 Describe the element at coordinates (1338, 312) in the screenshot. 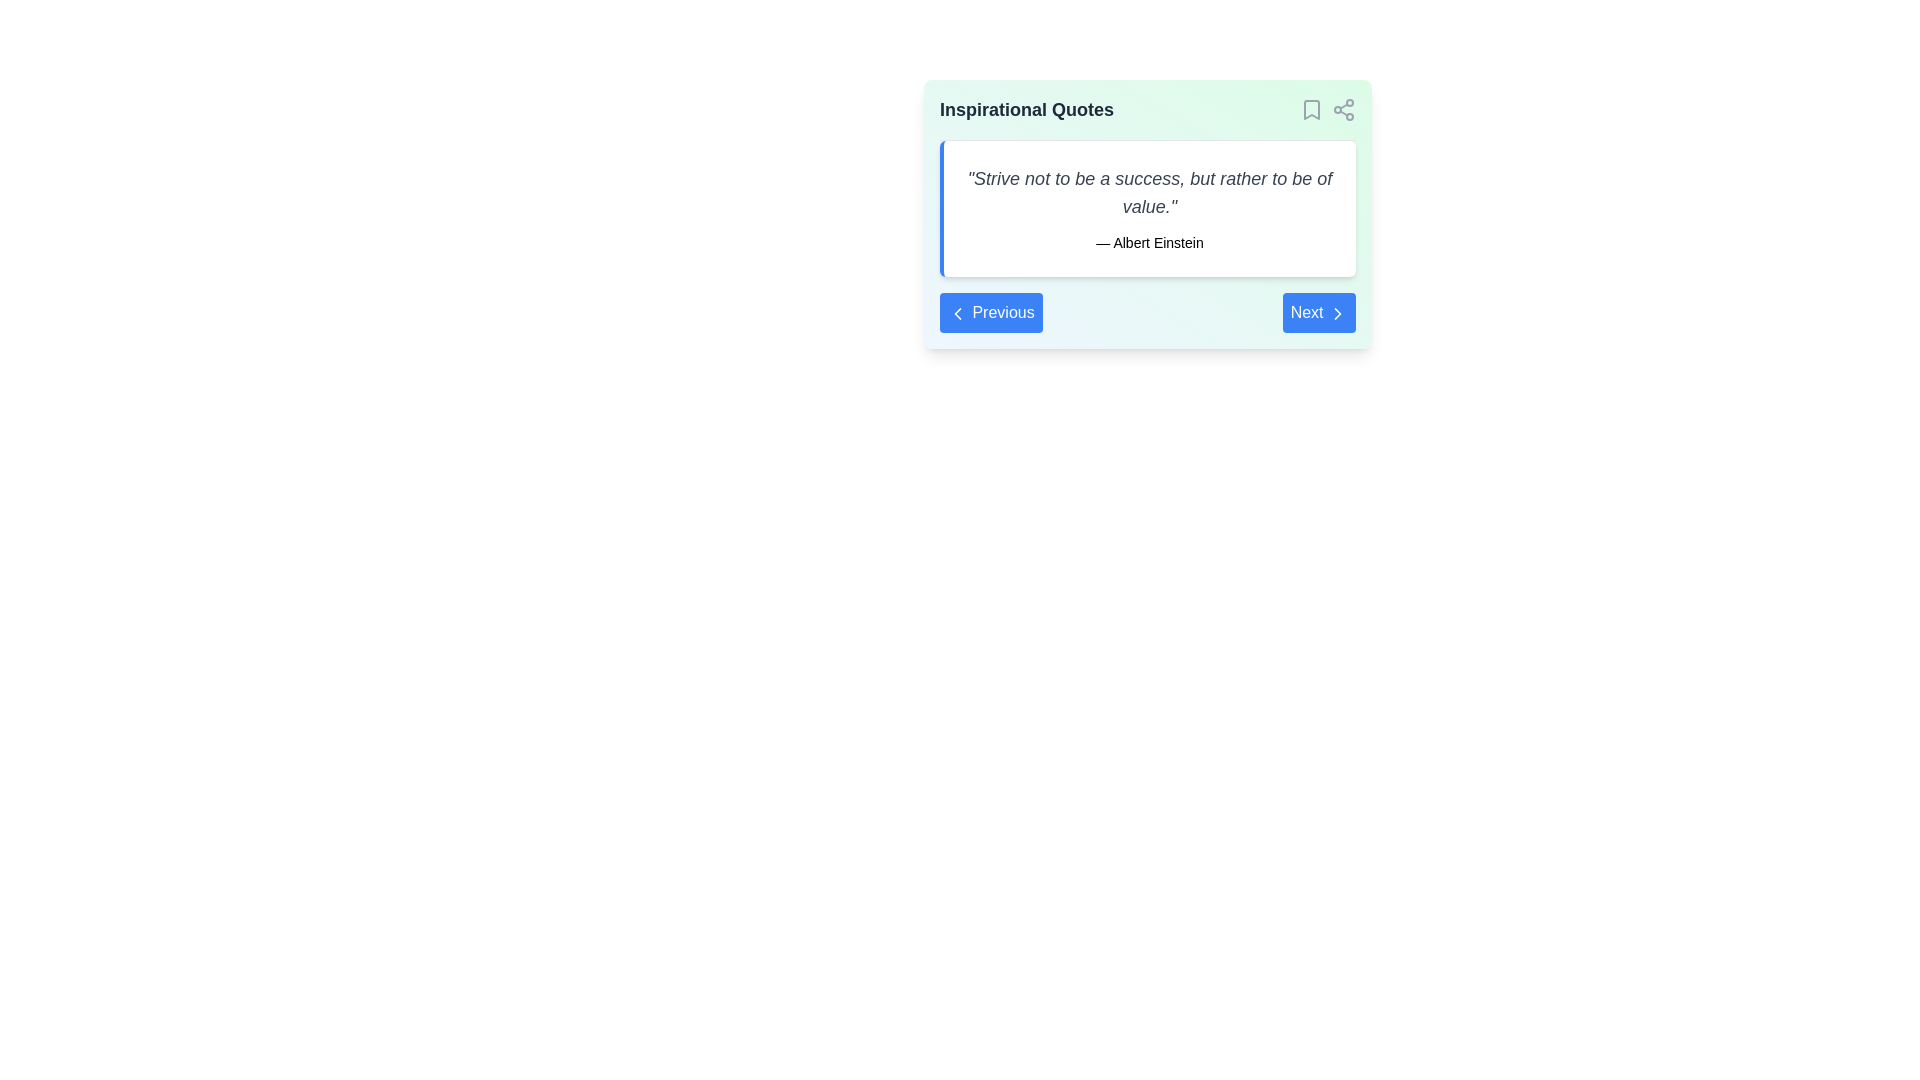

I see `the right-pointing chevron icon within the 'Next' button on the 'Inspirational Quotes' card` at that location.